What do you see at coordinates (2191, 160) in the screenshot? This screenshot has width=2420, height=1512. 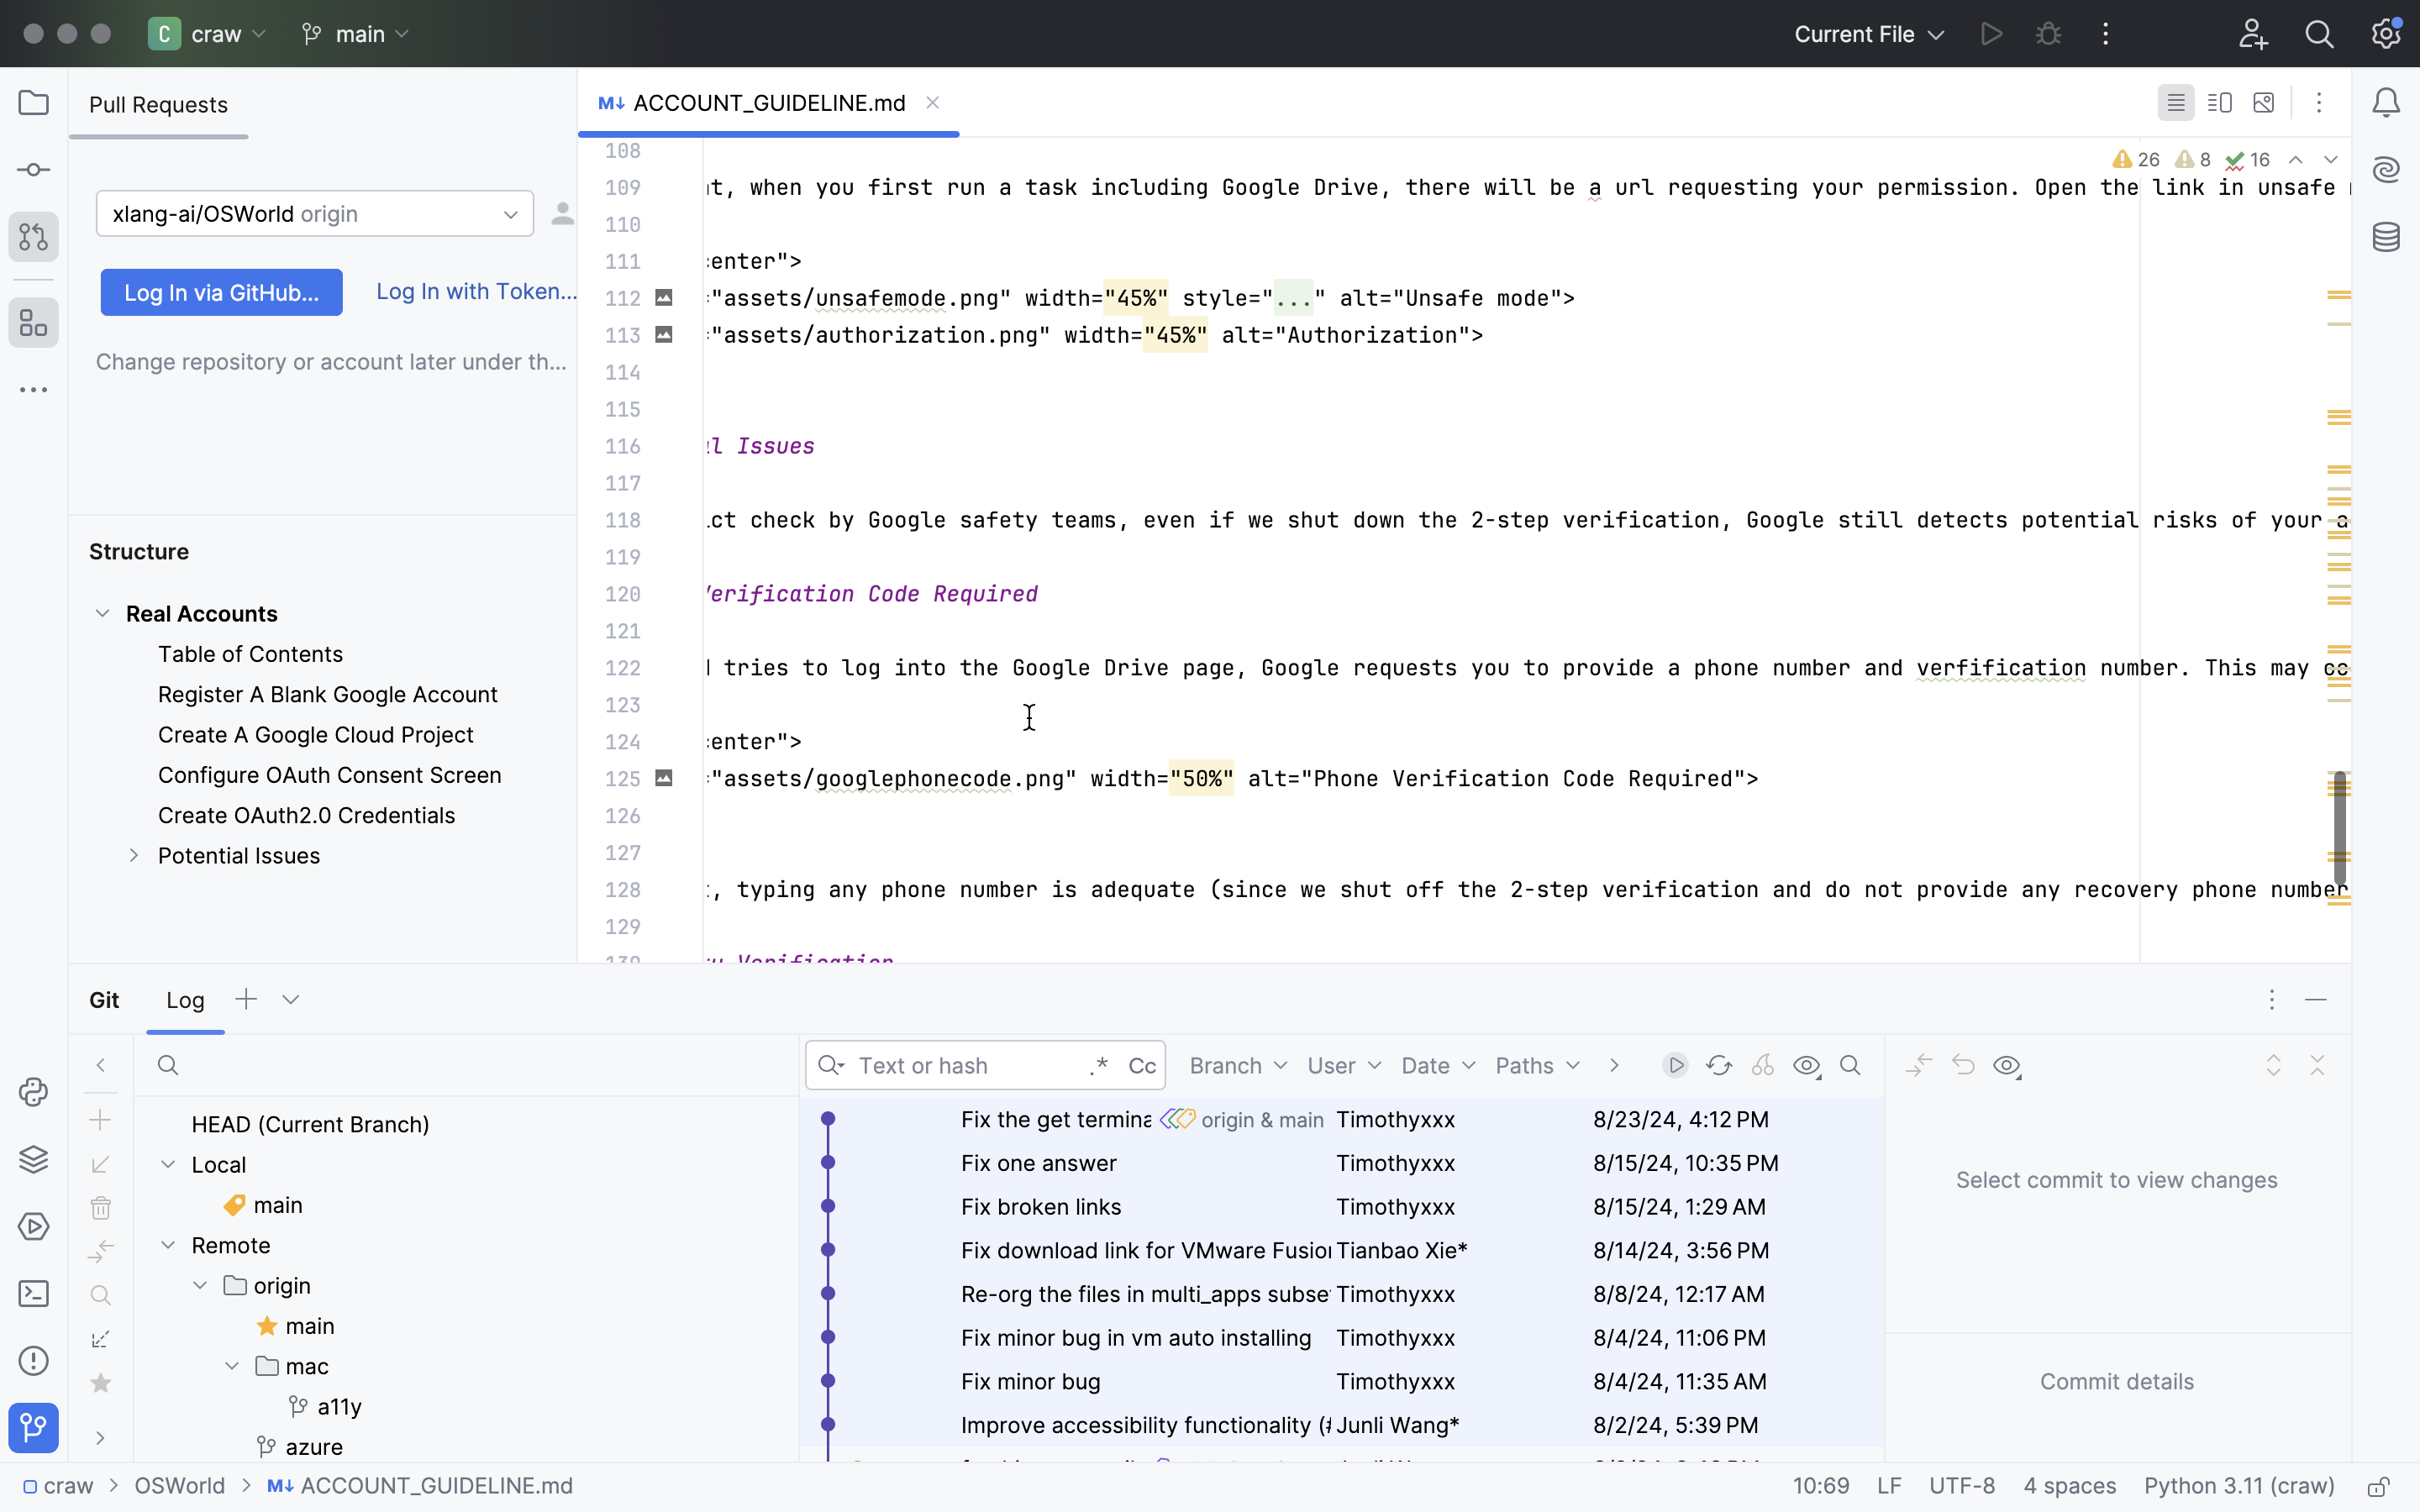 I see `'8'` at bounding box center [2191, 160].